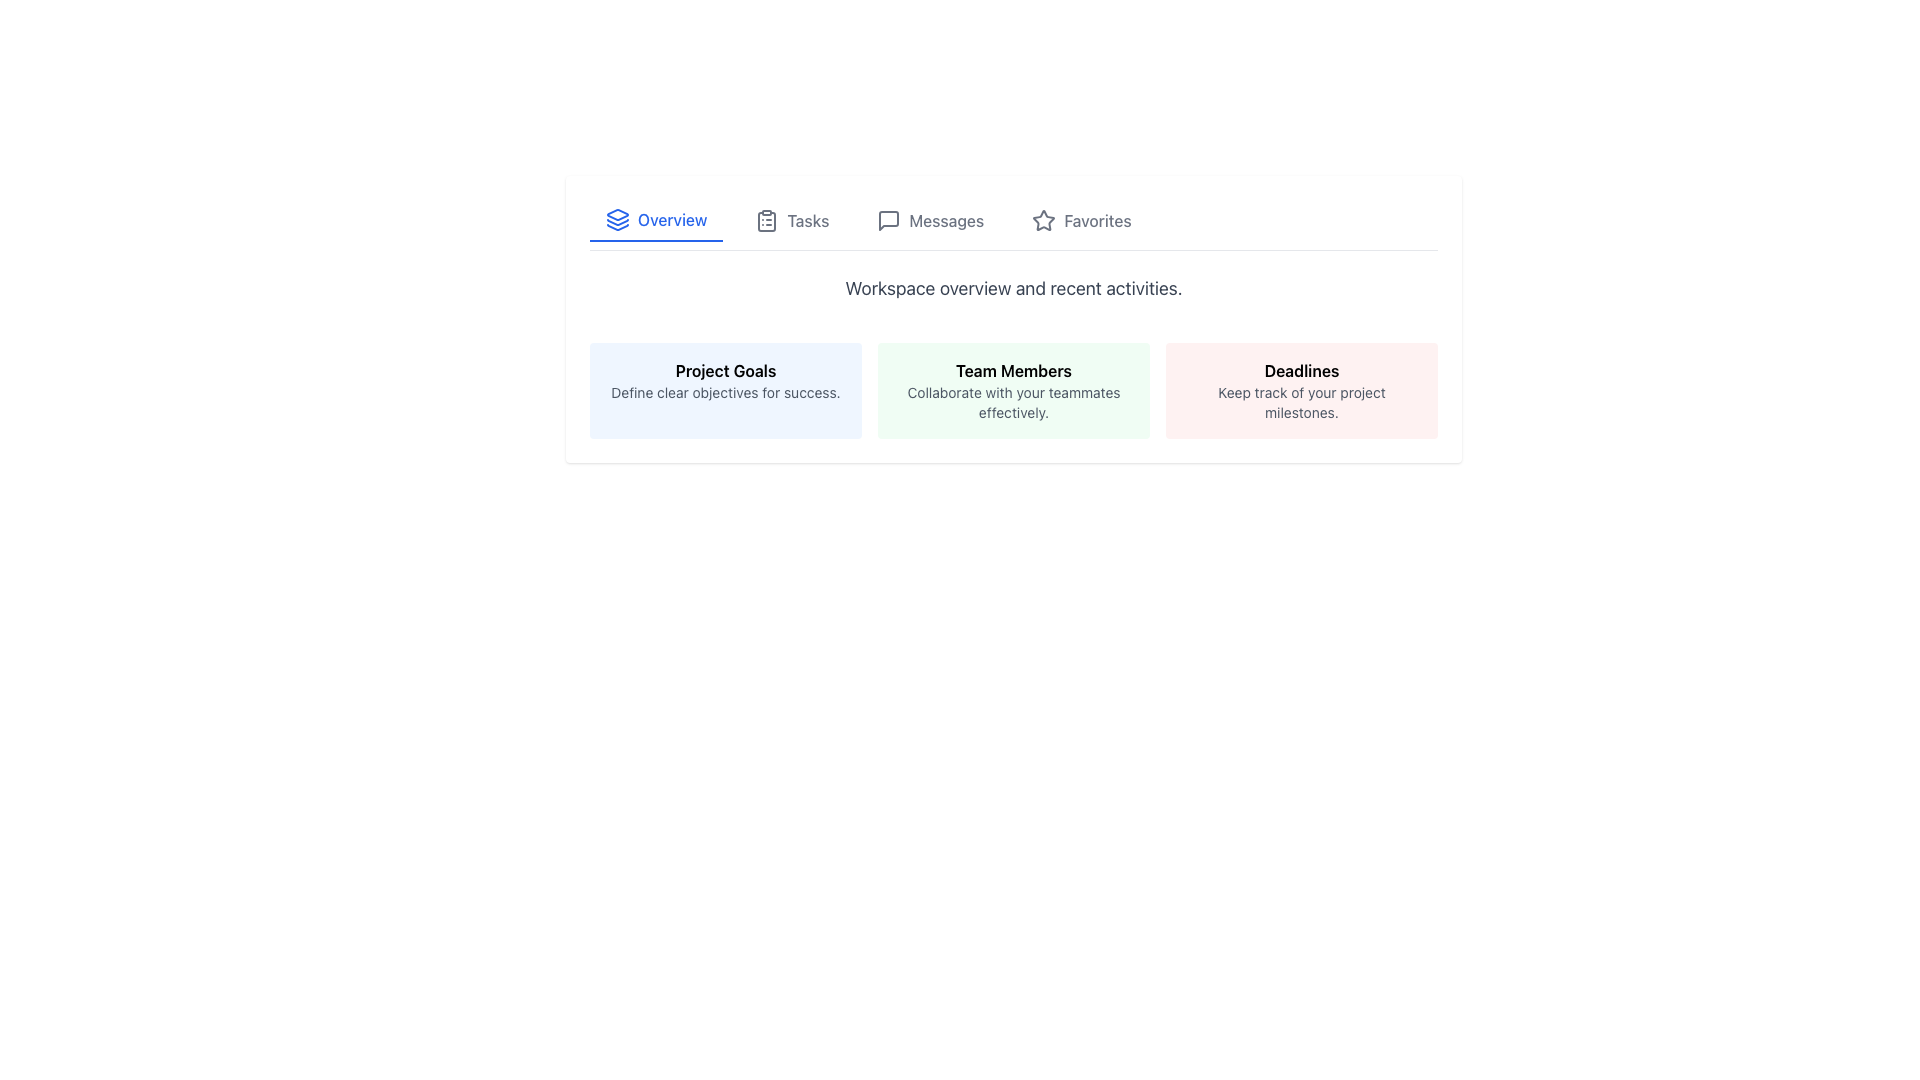 The height and width of the screenshot is (1080, 1920). I want to click on the star icon in the top navigation bar, which serves as a visual indicator for 'Favorites', located to the immediate left of the 'Favorites' label, so click(1043, 220).